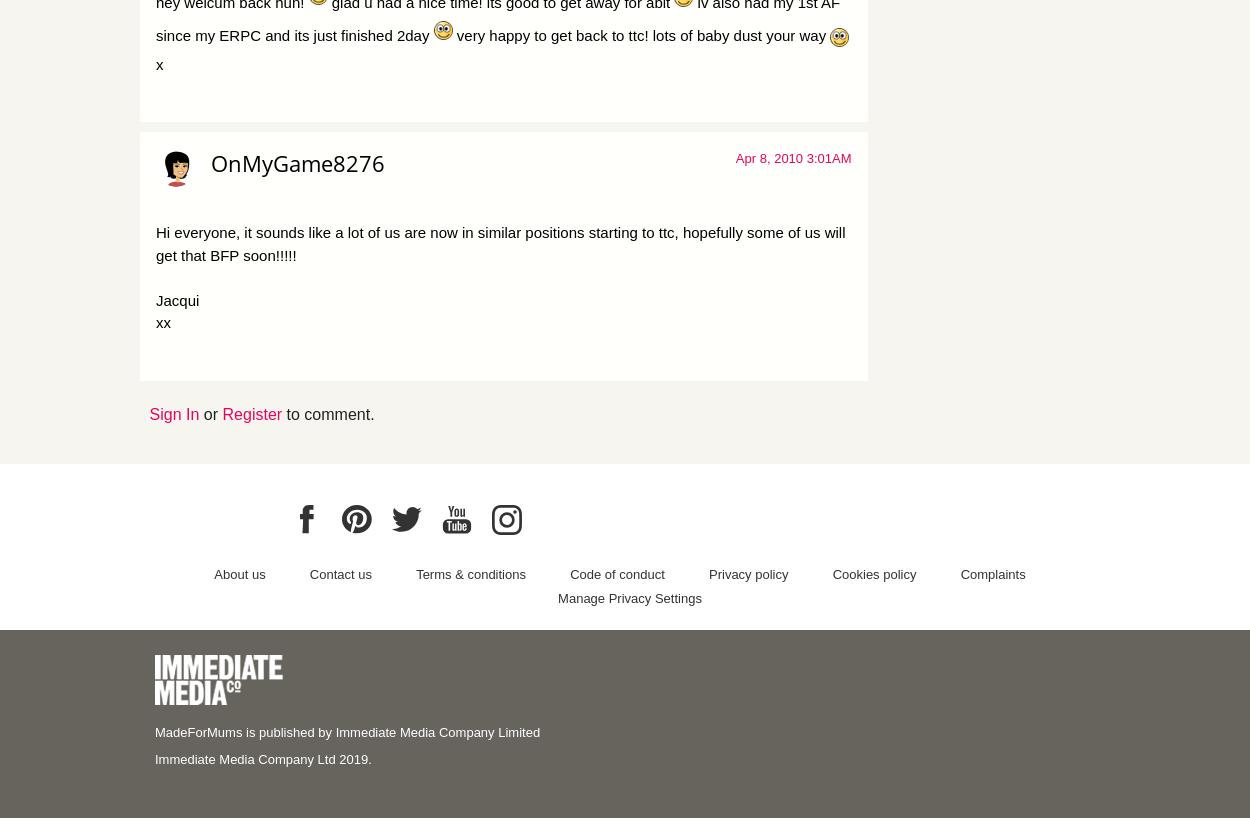 The height and width of the screenshot is (818, 1250). I want to click on 'Apr 8, 2010 3:01AM', so click(793, 157).